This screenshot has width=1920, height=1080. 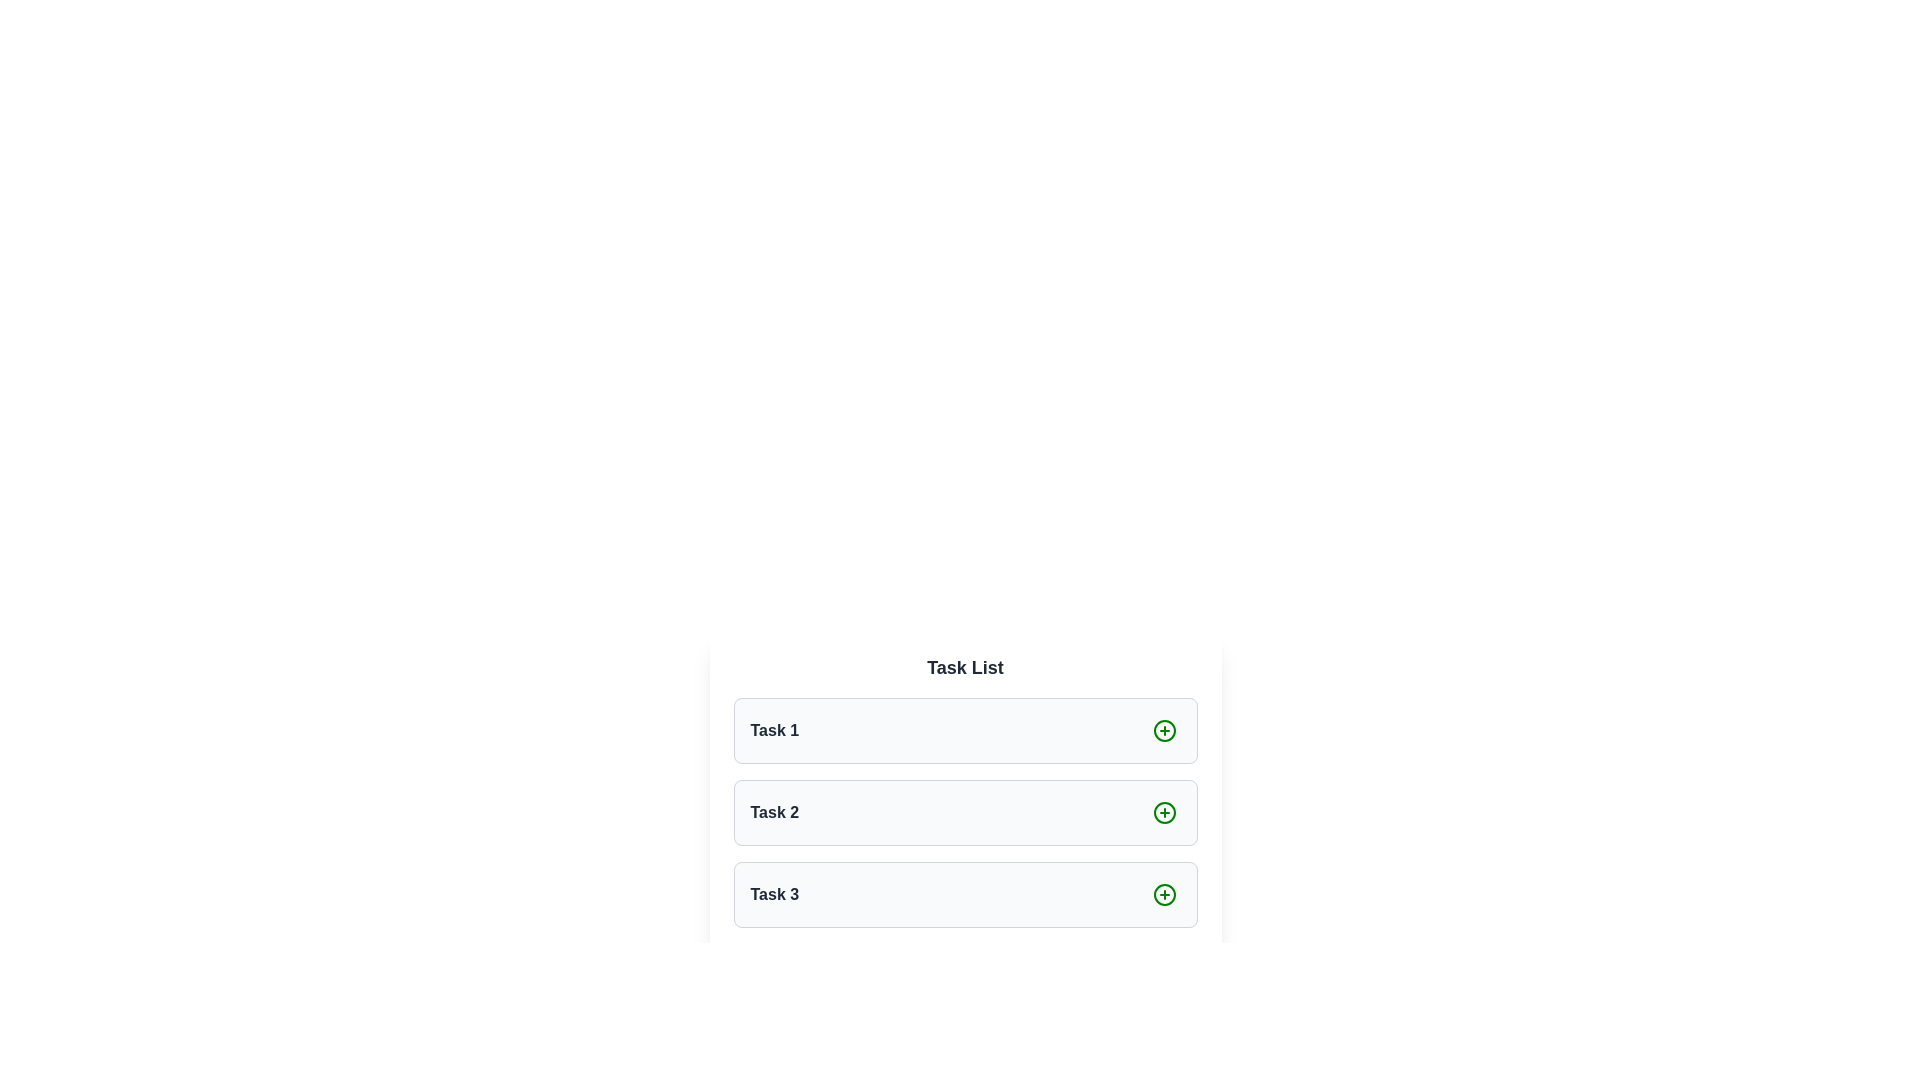 I want to click on the circular button with a green stroke outline and a plus symbol, so click(x=1164, y=893).